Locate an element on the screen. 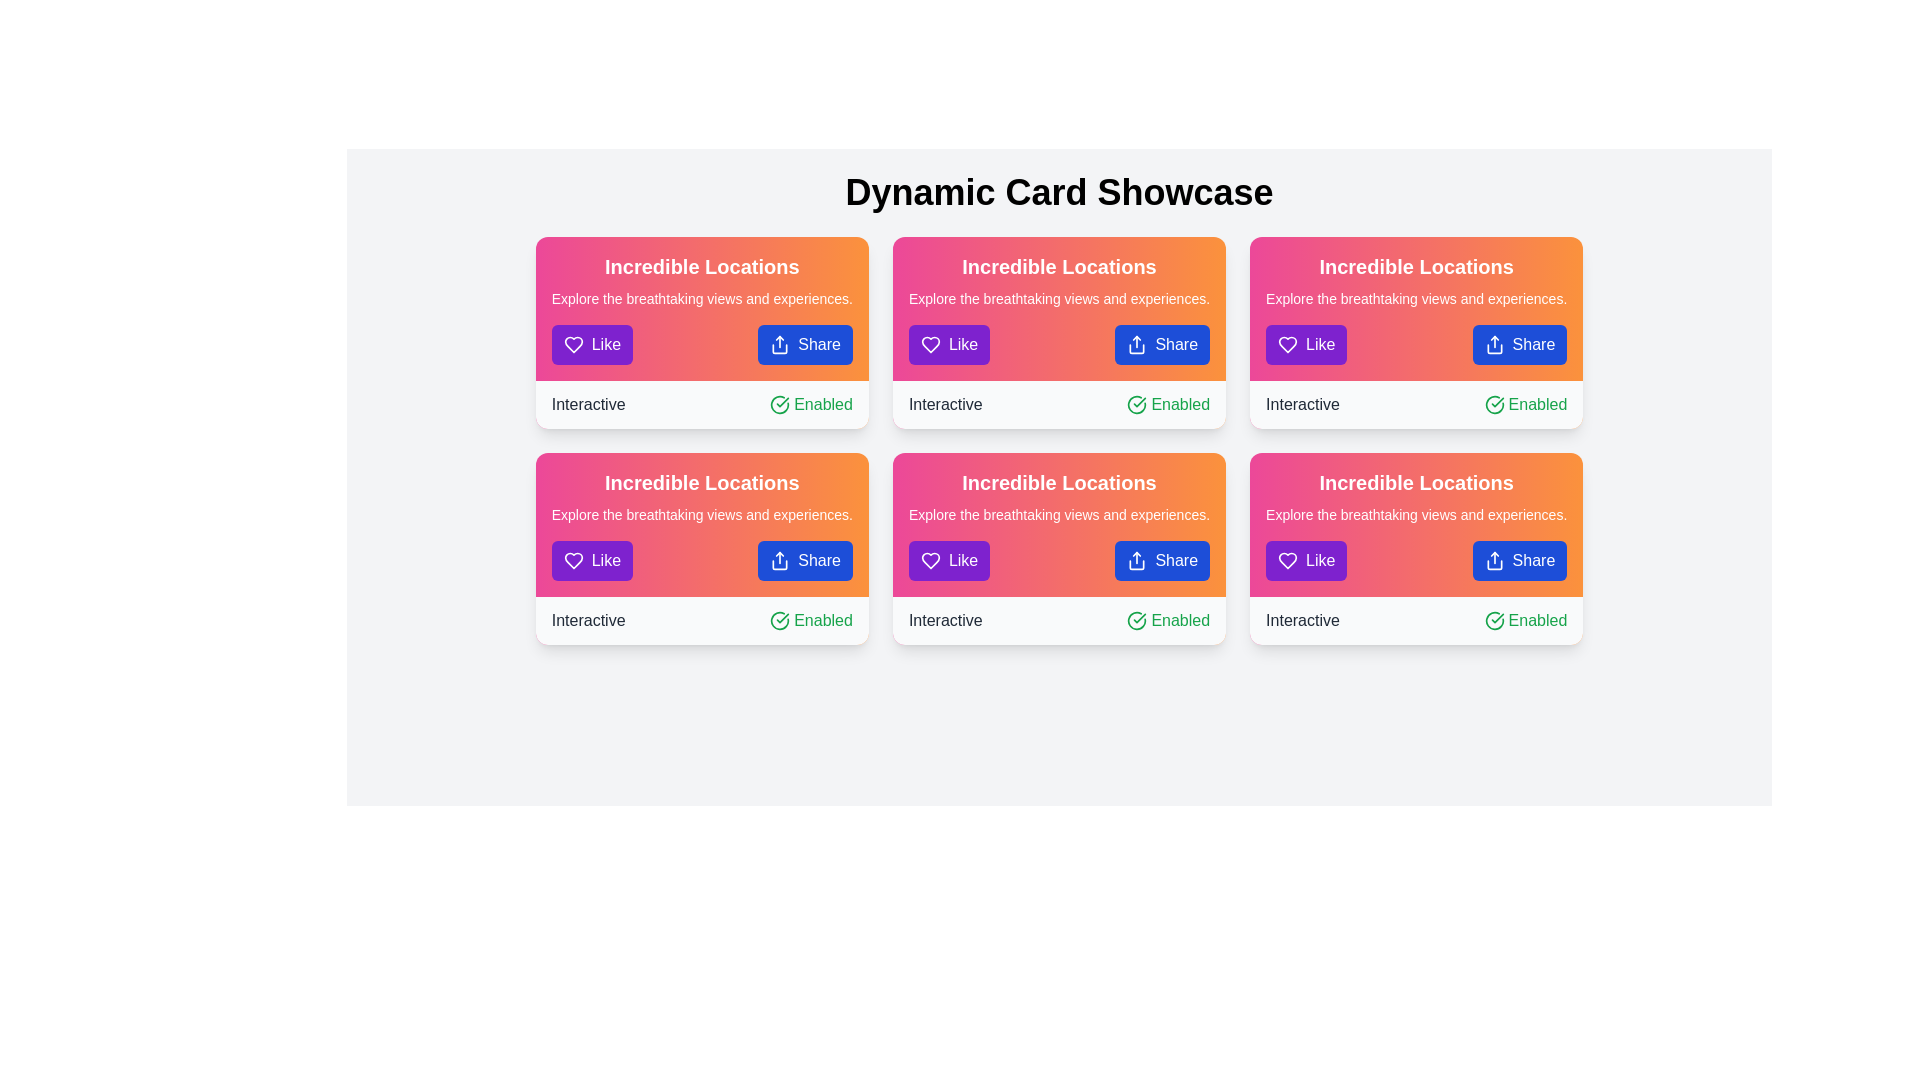 This screenshot has width=1920, height=1080. the circular green icon with a checkmark inside, indicating an 'enabled' state, located in the bottom-right segment of the last card in the second row of the grid is located at coordinates (1494, 620).